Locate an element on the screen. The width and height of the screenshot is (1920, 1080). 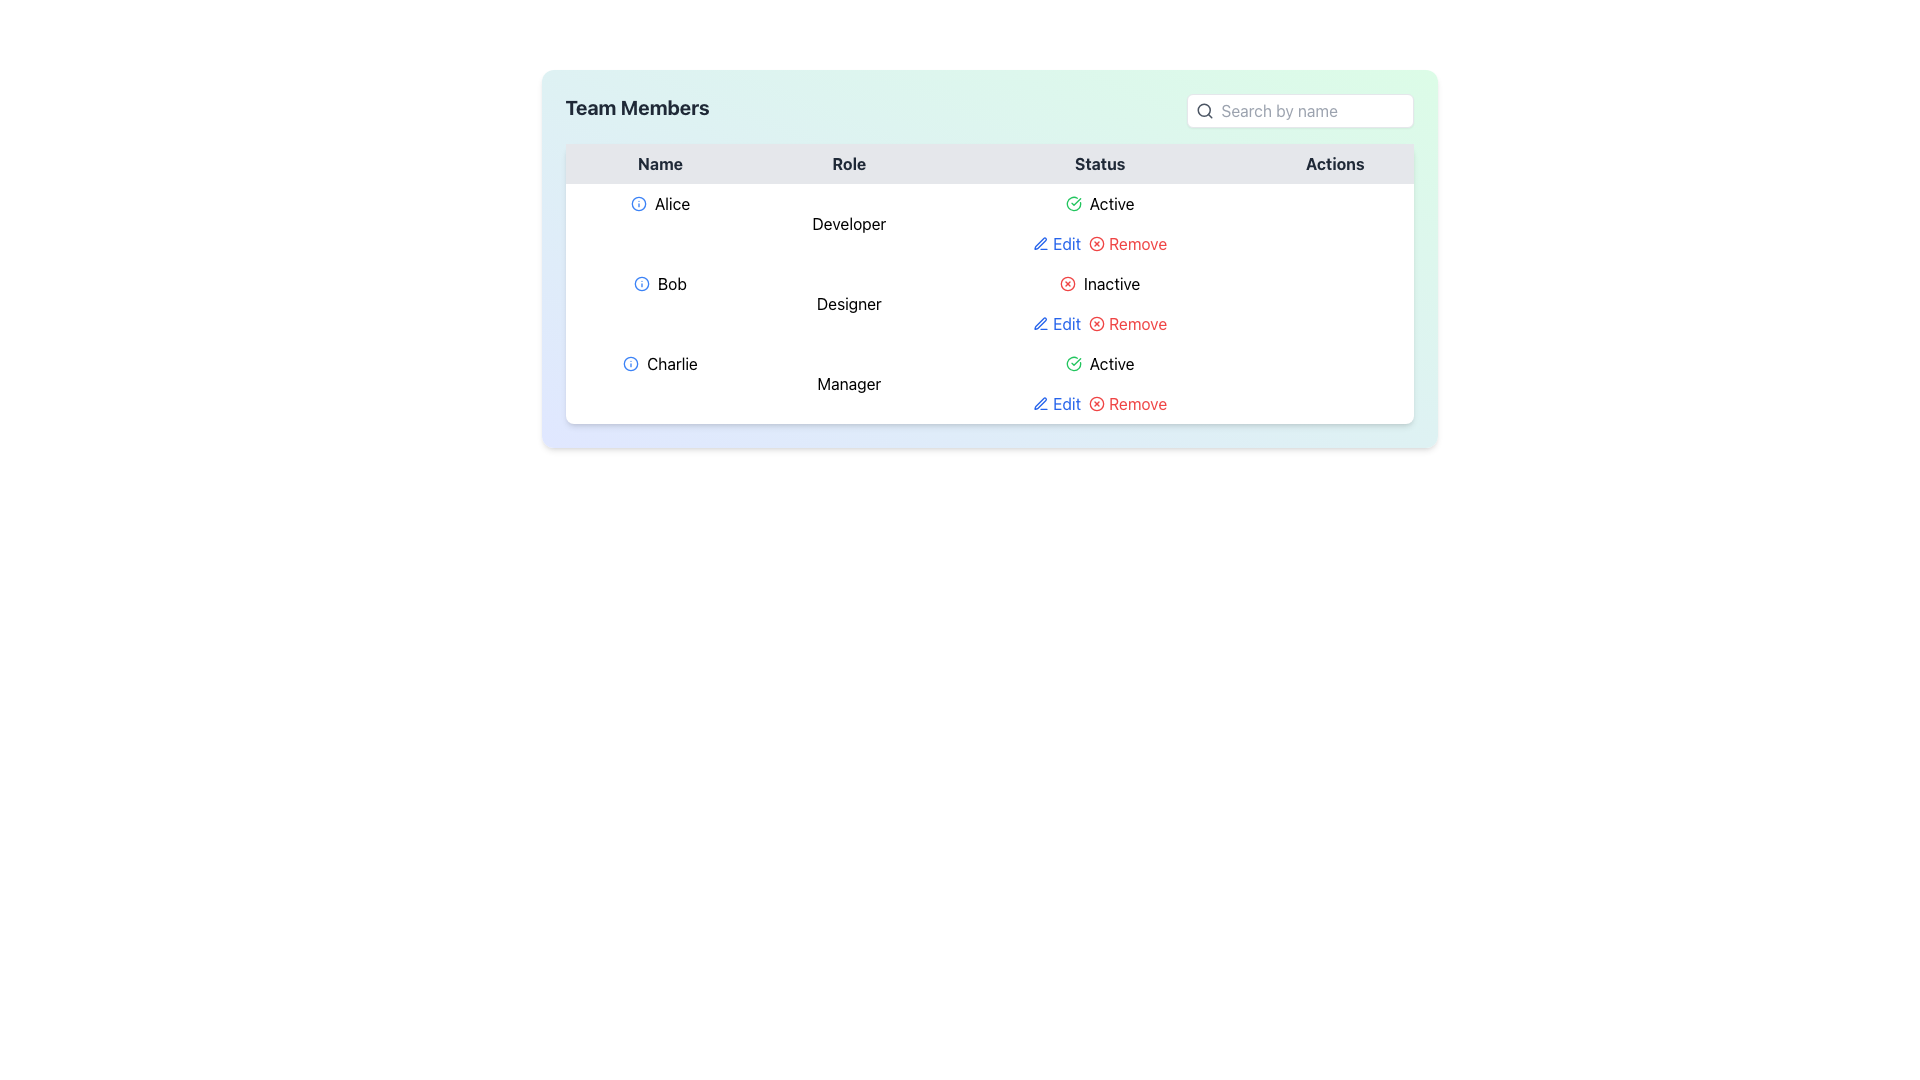
the static text indicating Charlie's role in the table, located in the third row under the 'Role' column is located at coordinates (849, 384).